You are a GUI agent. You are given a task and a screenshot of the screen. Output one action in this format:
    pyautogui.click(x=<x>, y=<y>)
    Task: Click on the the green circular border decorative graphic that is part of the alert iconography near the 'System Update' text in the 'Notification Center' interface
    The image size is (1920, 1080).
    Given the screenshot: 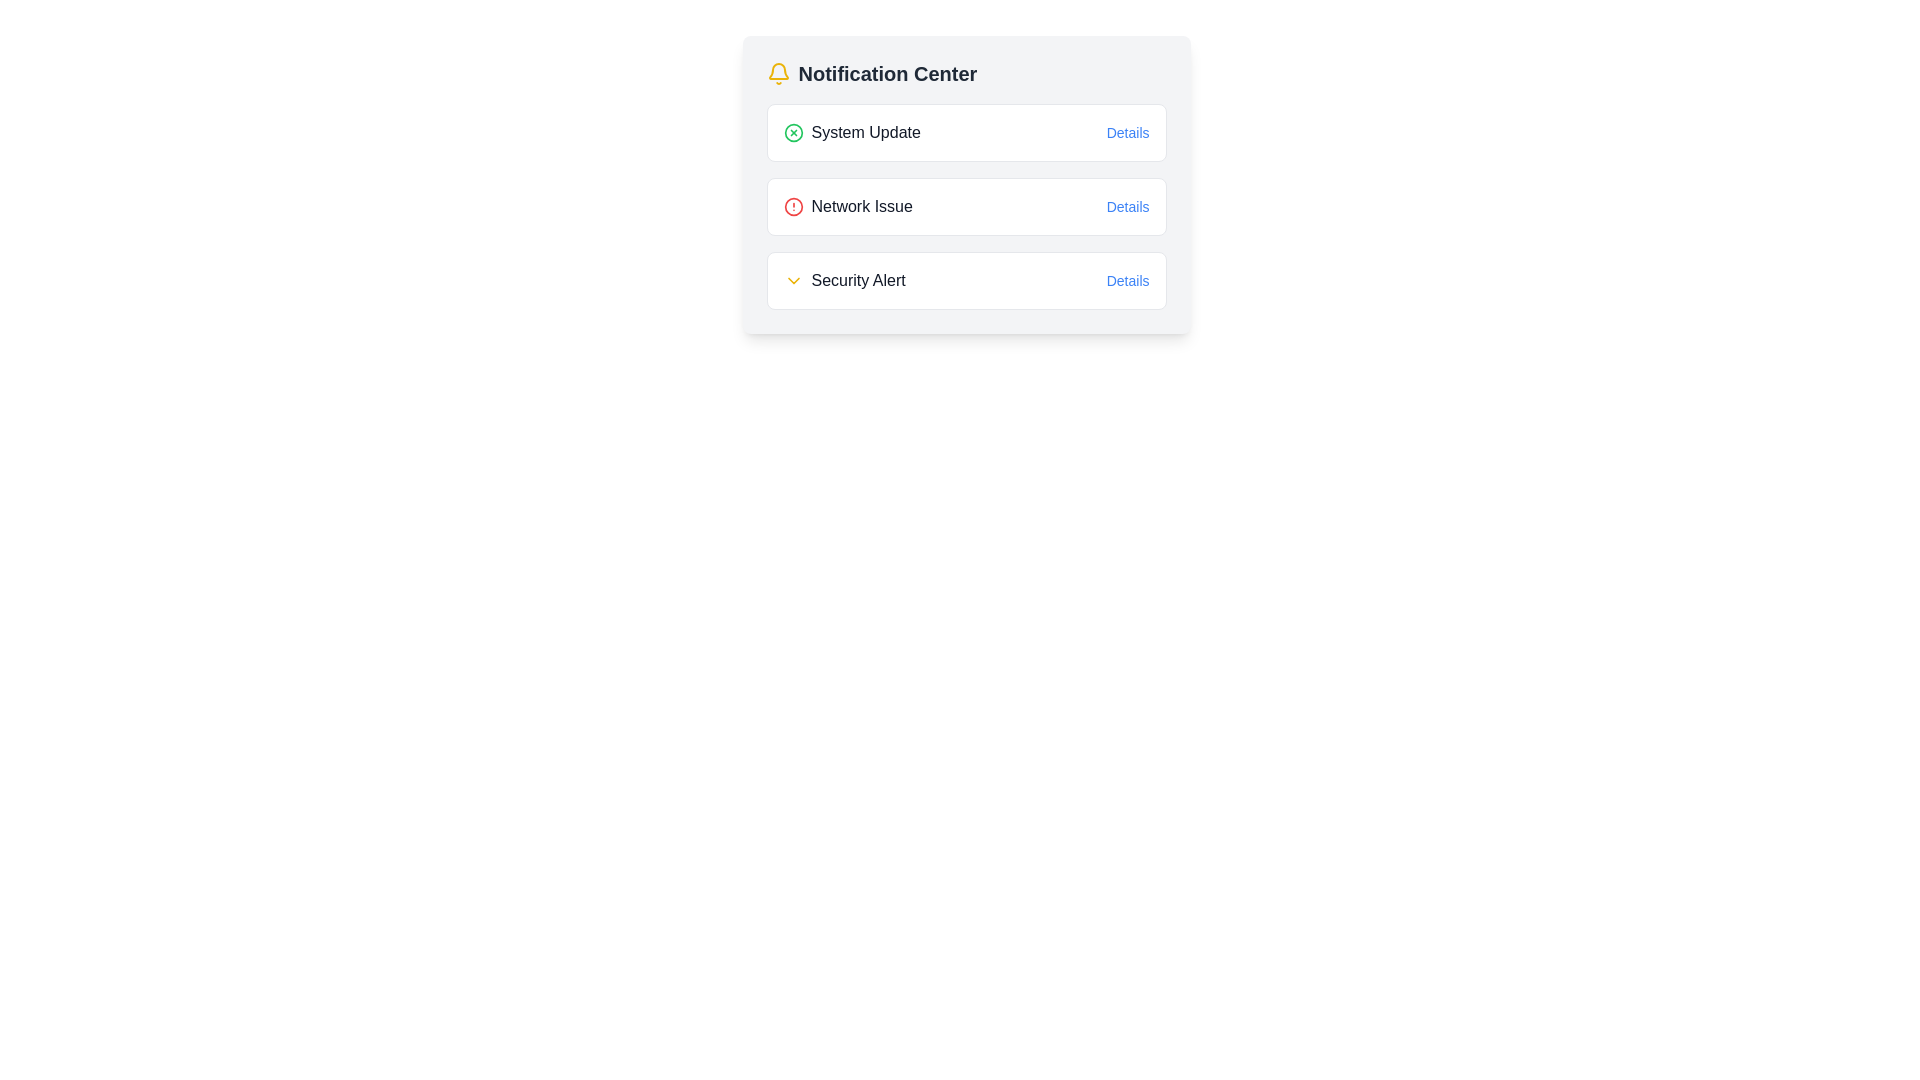 What is the action you would take?
    pyautogui.click(x=792, y=132)
    